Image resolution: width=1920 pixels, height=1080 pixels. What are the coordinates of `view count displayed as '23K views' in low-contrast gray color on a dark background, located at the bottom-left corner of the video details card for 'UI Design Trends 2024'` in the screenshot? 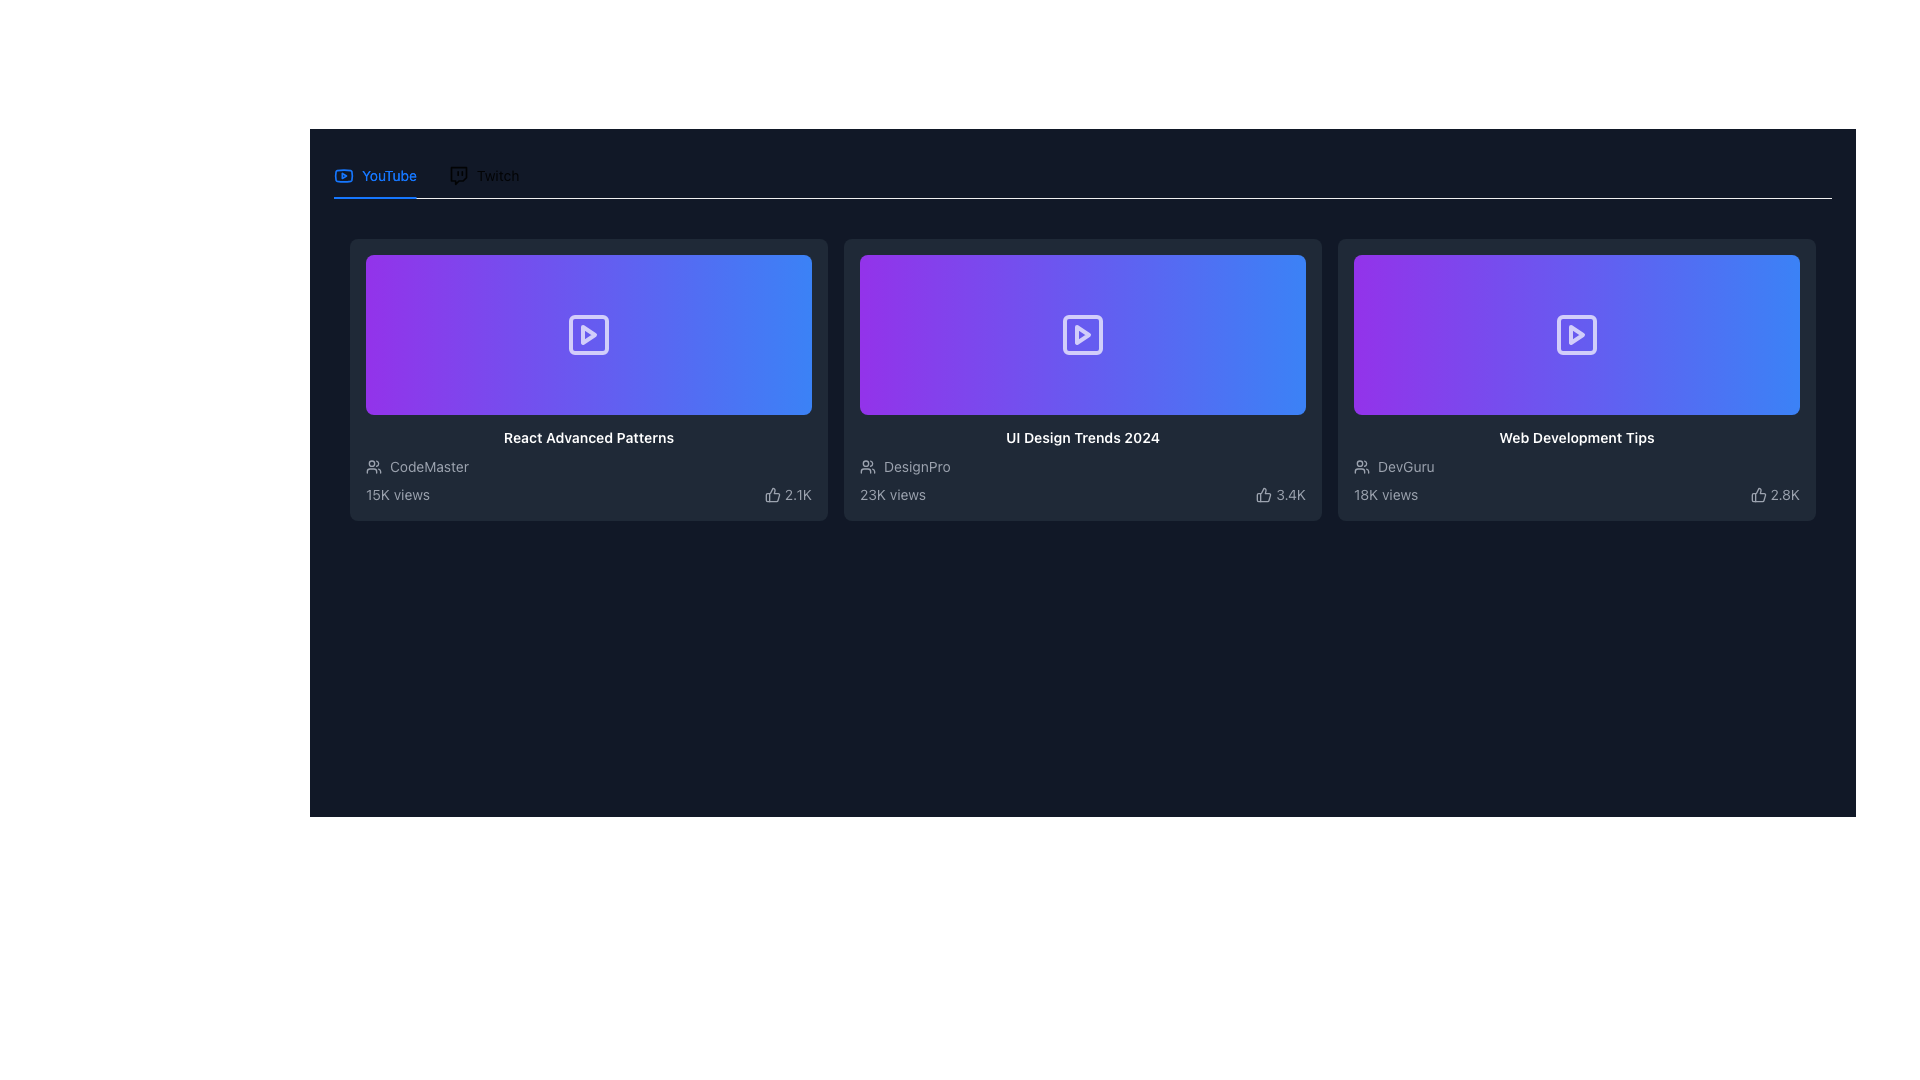 It's located at (891, 494).